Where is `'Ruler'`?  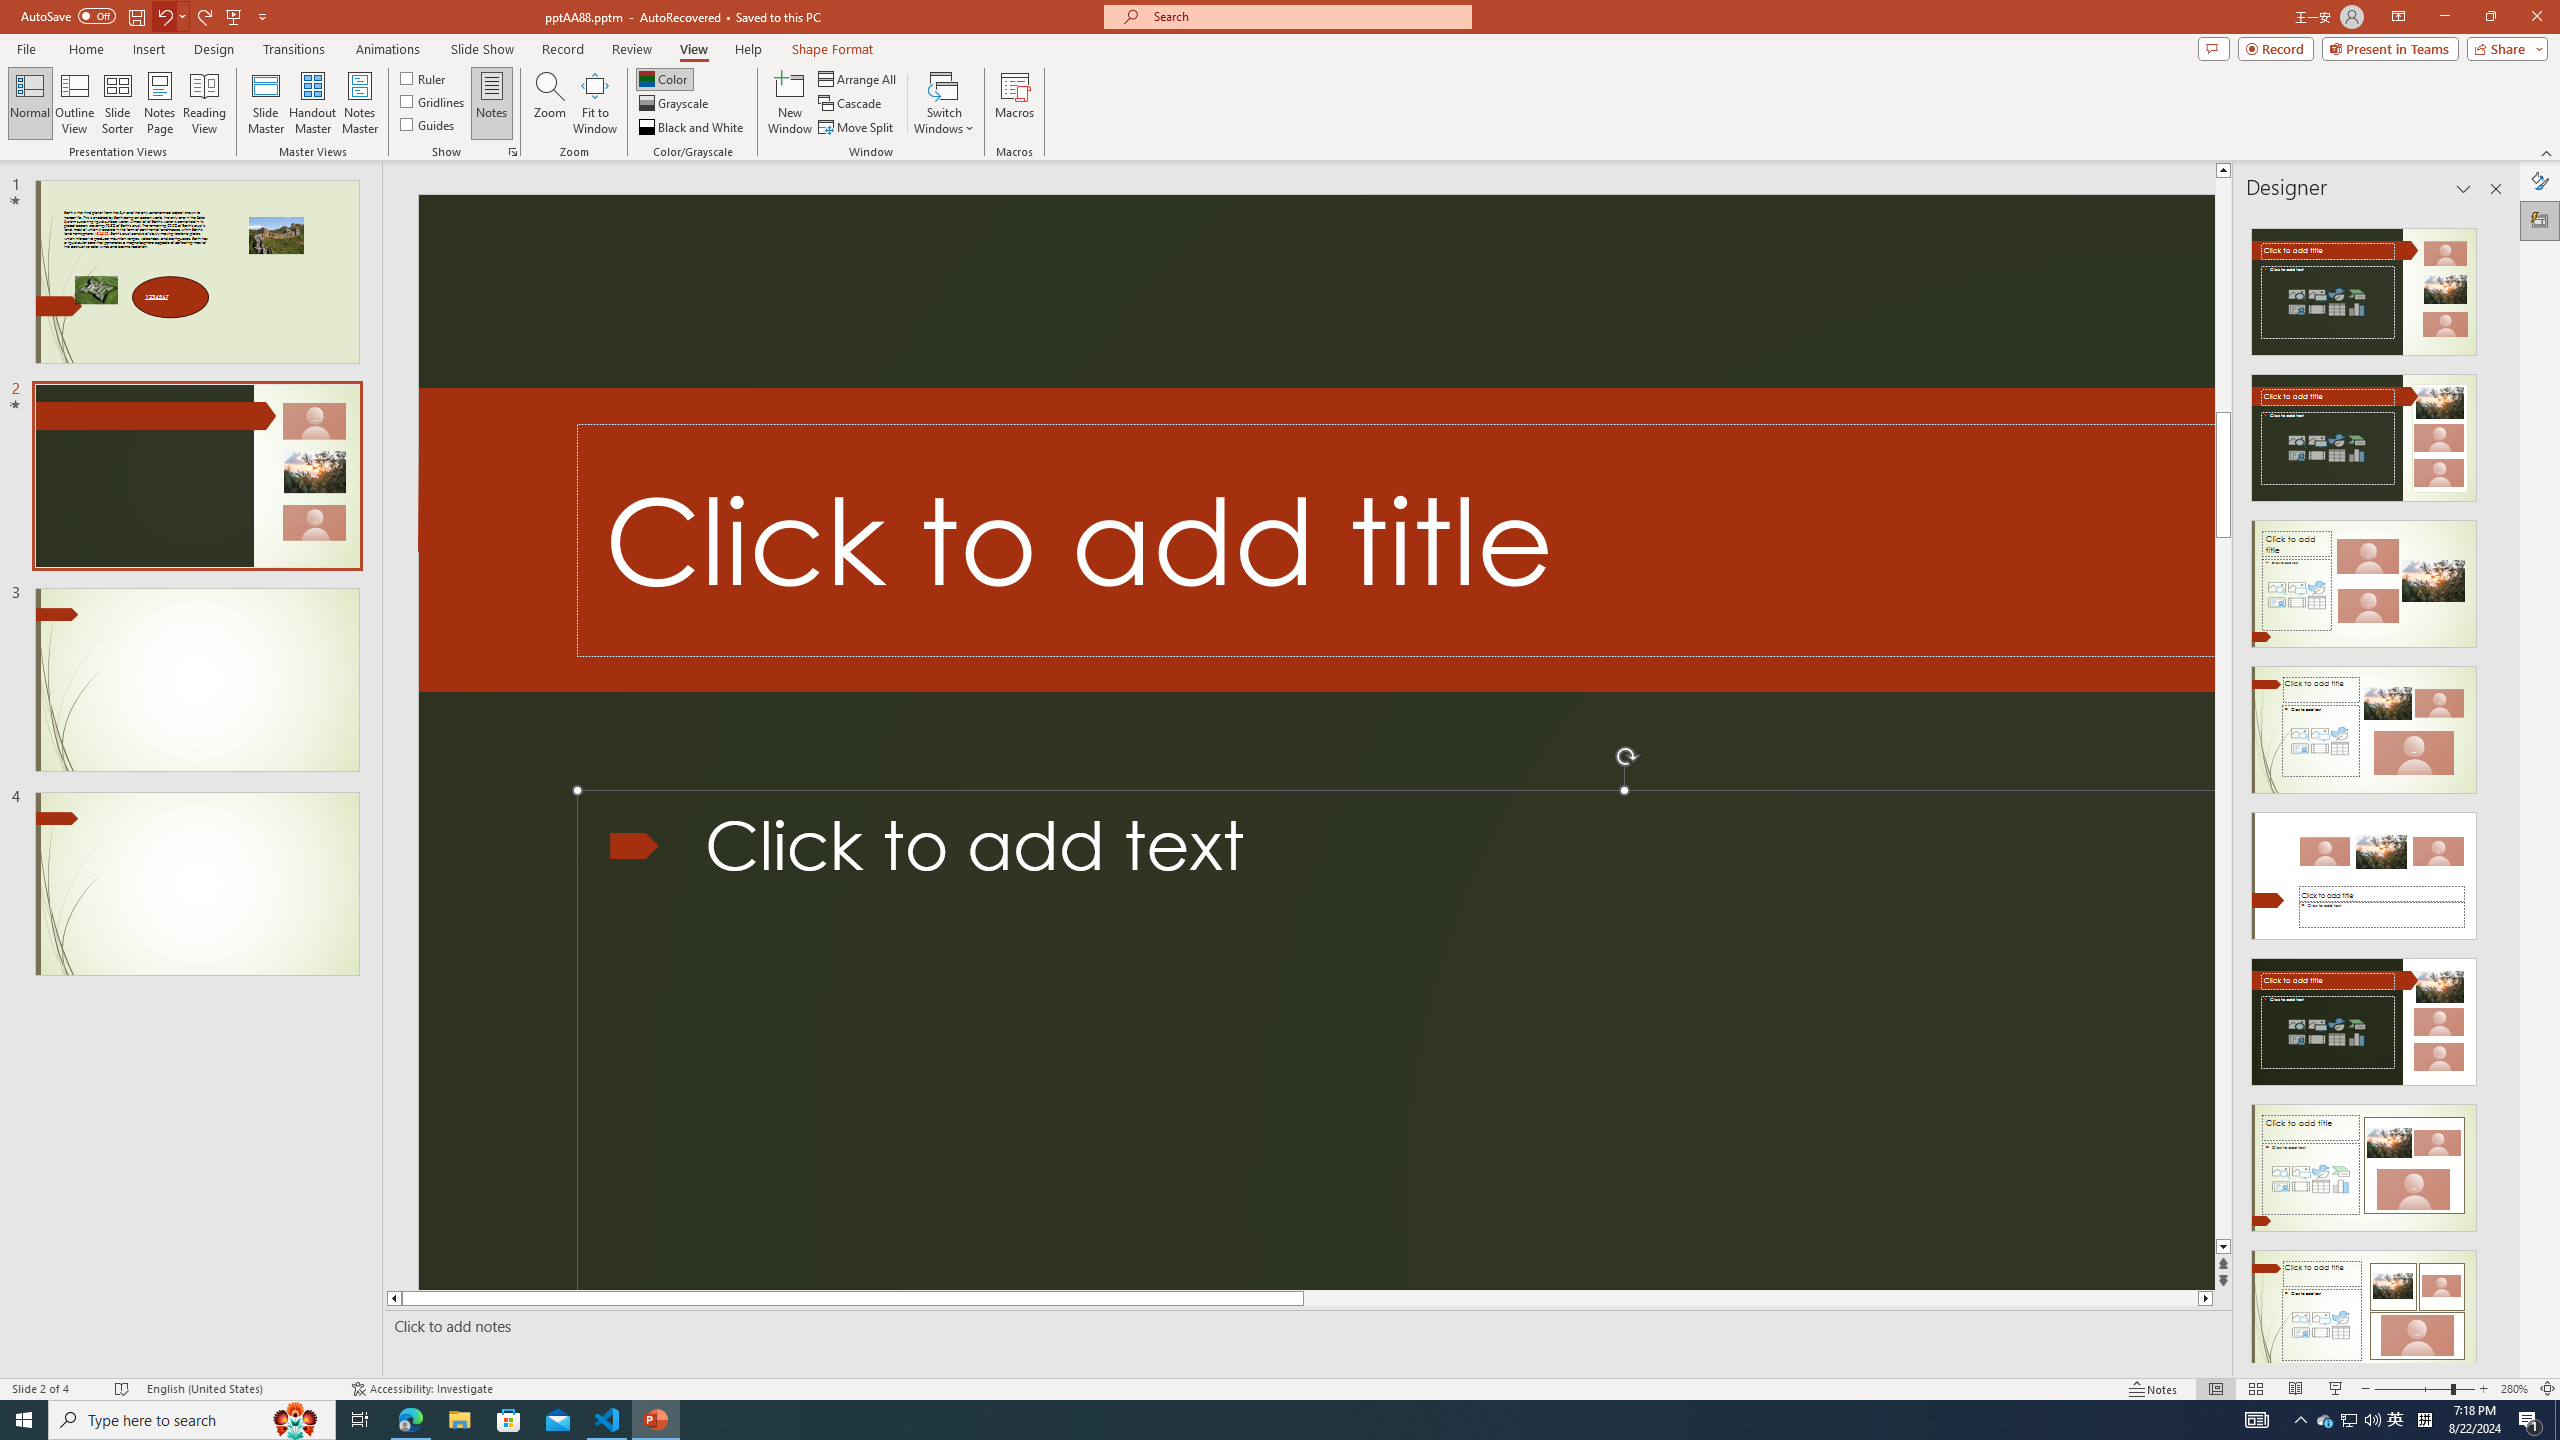 'Ruler' is located at coordinates (423, 77).